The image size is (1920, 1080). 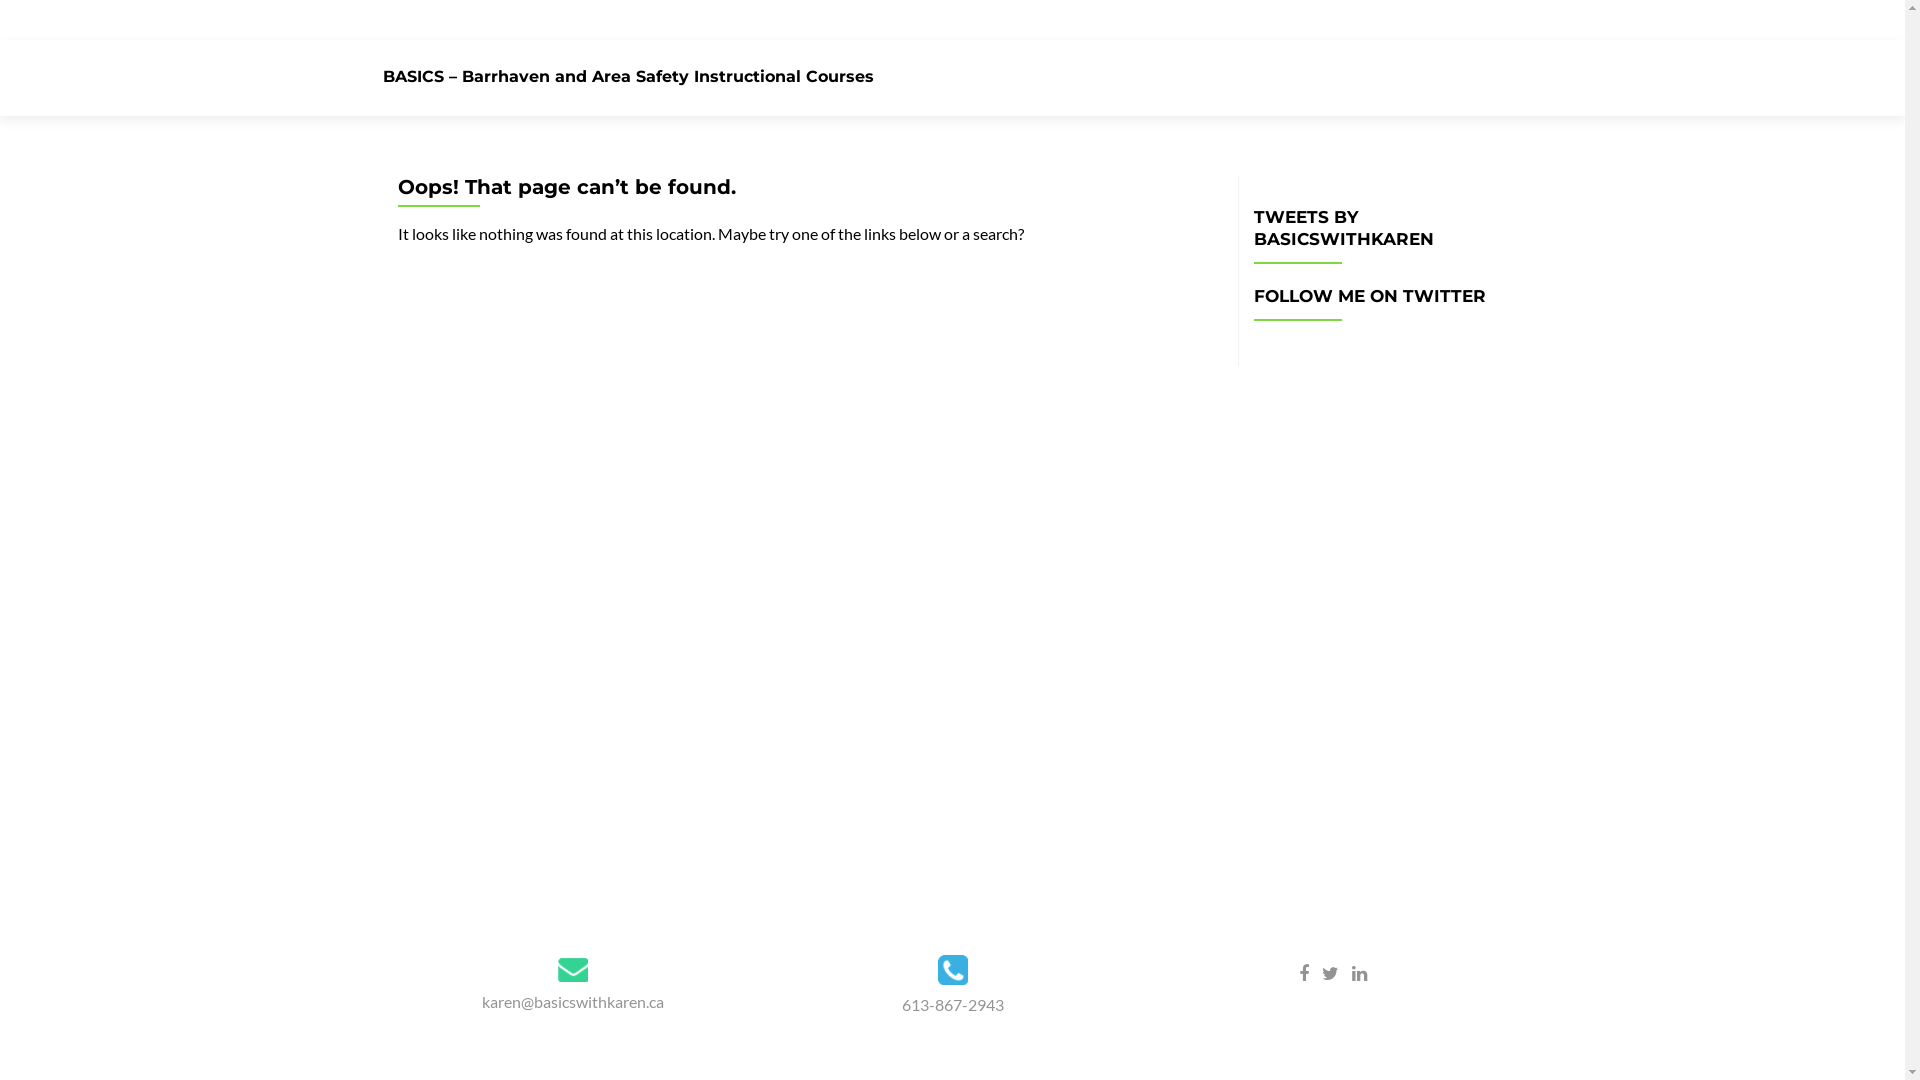 What do you see at coordinates (571, 1001) in the screenshot?
I see `'karen@basicswithkaren.ca'` at bounding box center [571, 1001].